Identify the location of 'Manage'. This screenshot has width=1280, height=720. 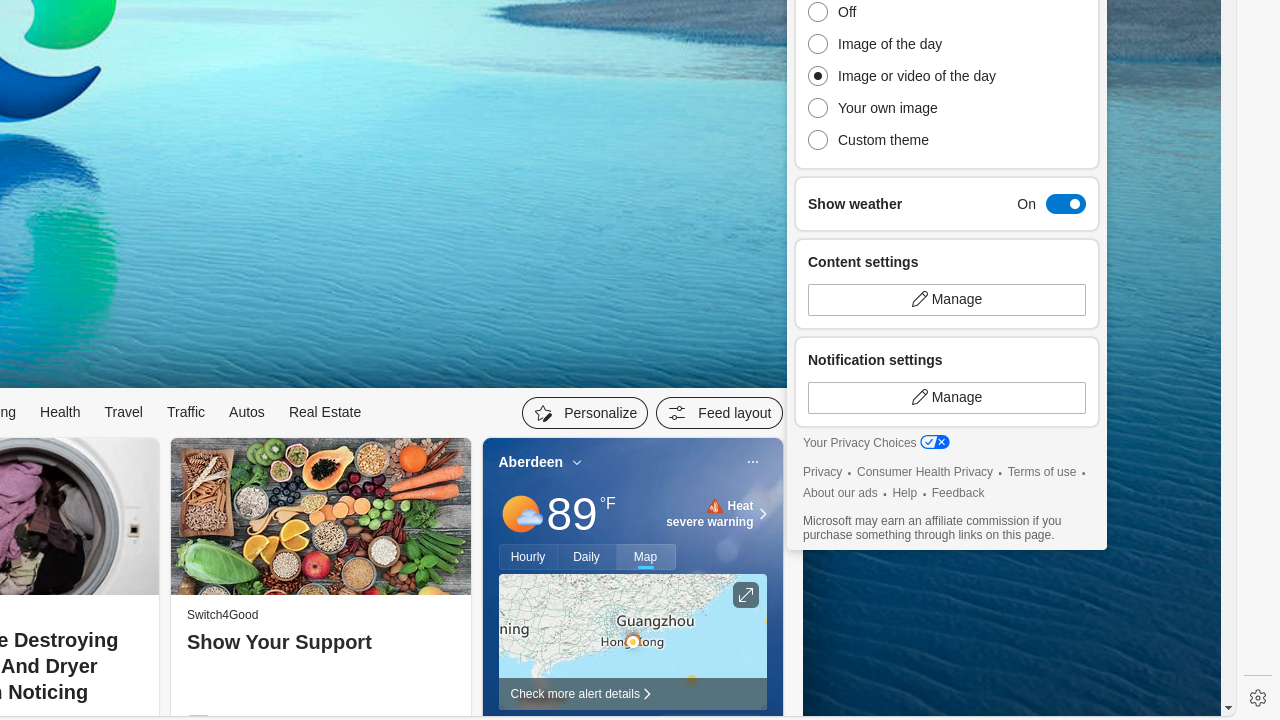
(945, 398).